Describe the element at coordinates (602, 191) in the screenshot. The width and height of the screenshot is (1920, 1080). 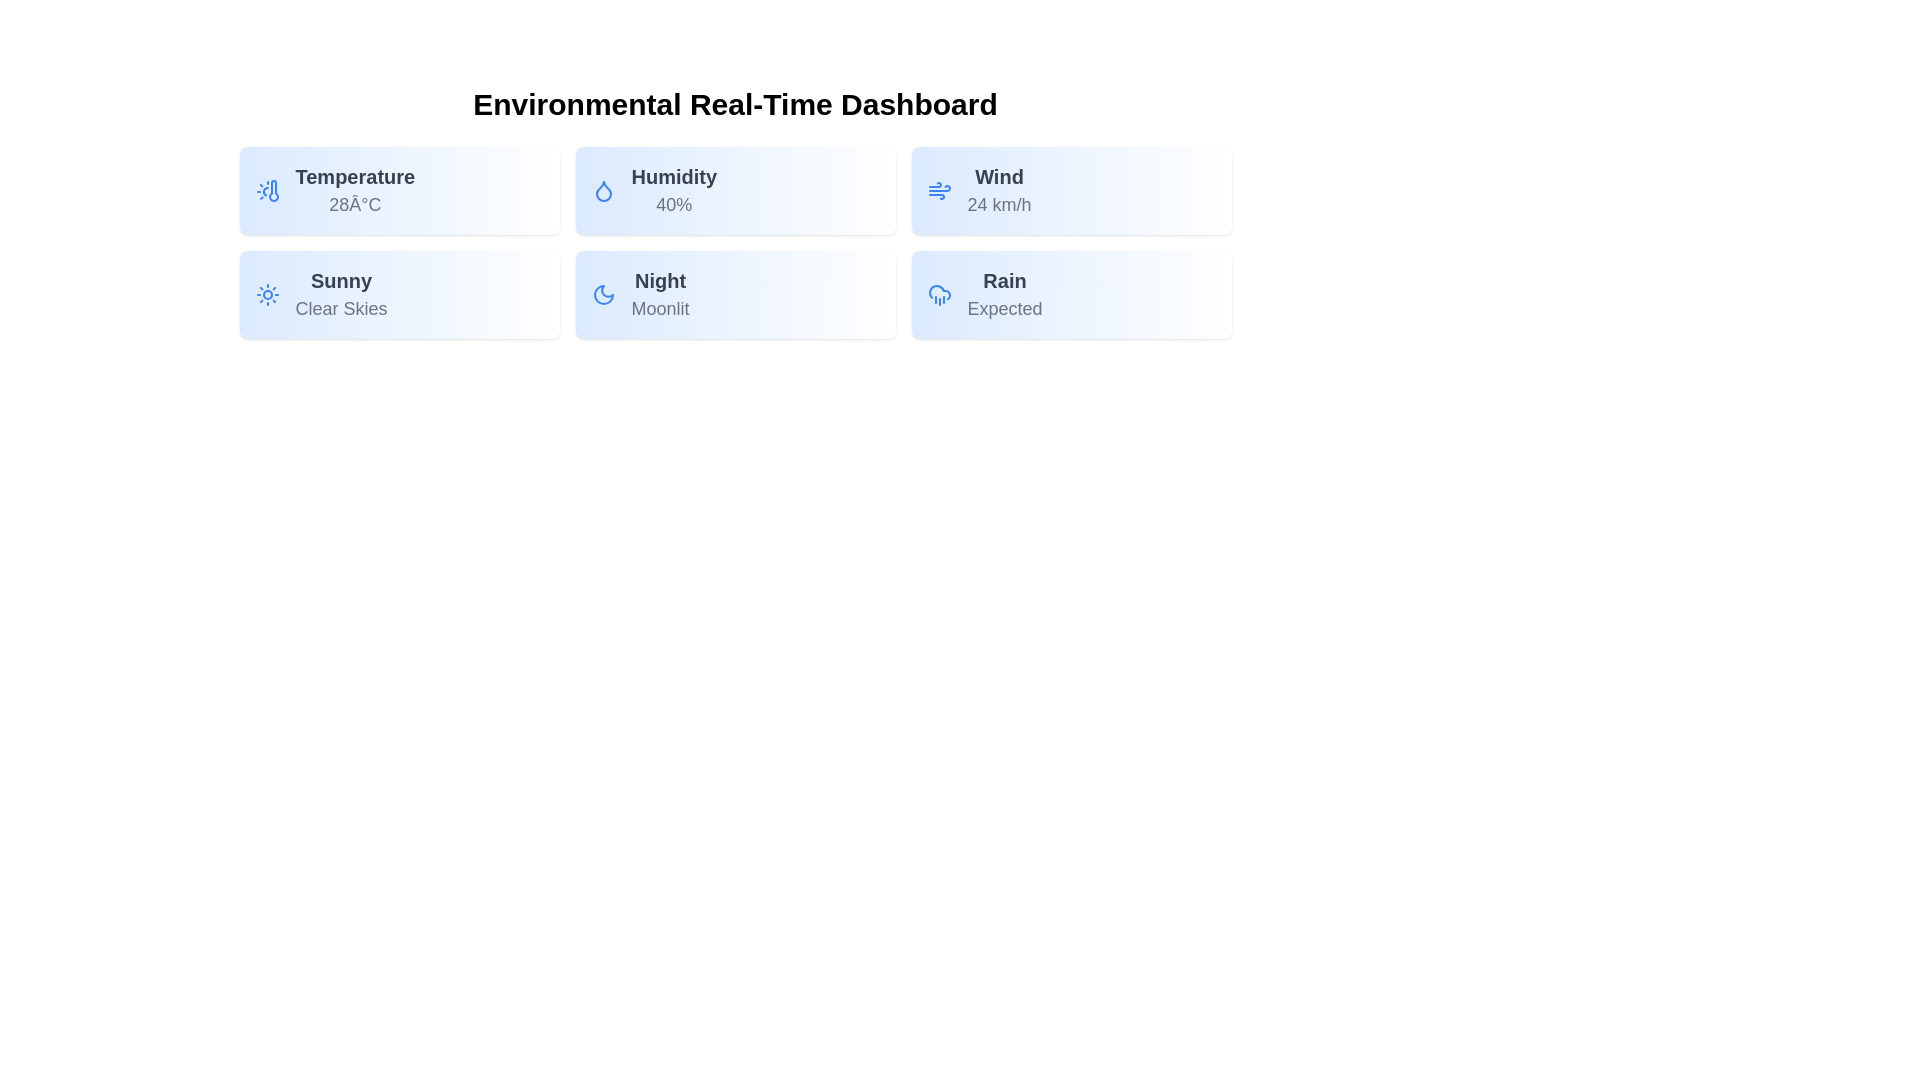
I see `the humidity icon located within the 'Humidity' card in the environmental dashboard, which visually indicates humidity alongside numeric data` at that location.